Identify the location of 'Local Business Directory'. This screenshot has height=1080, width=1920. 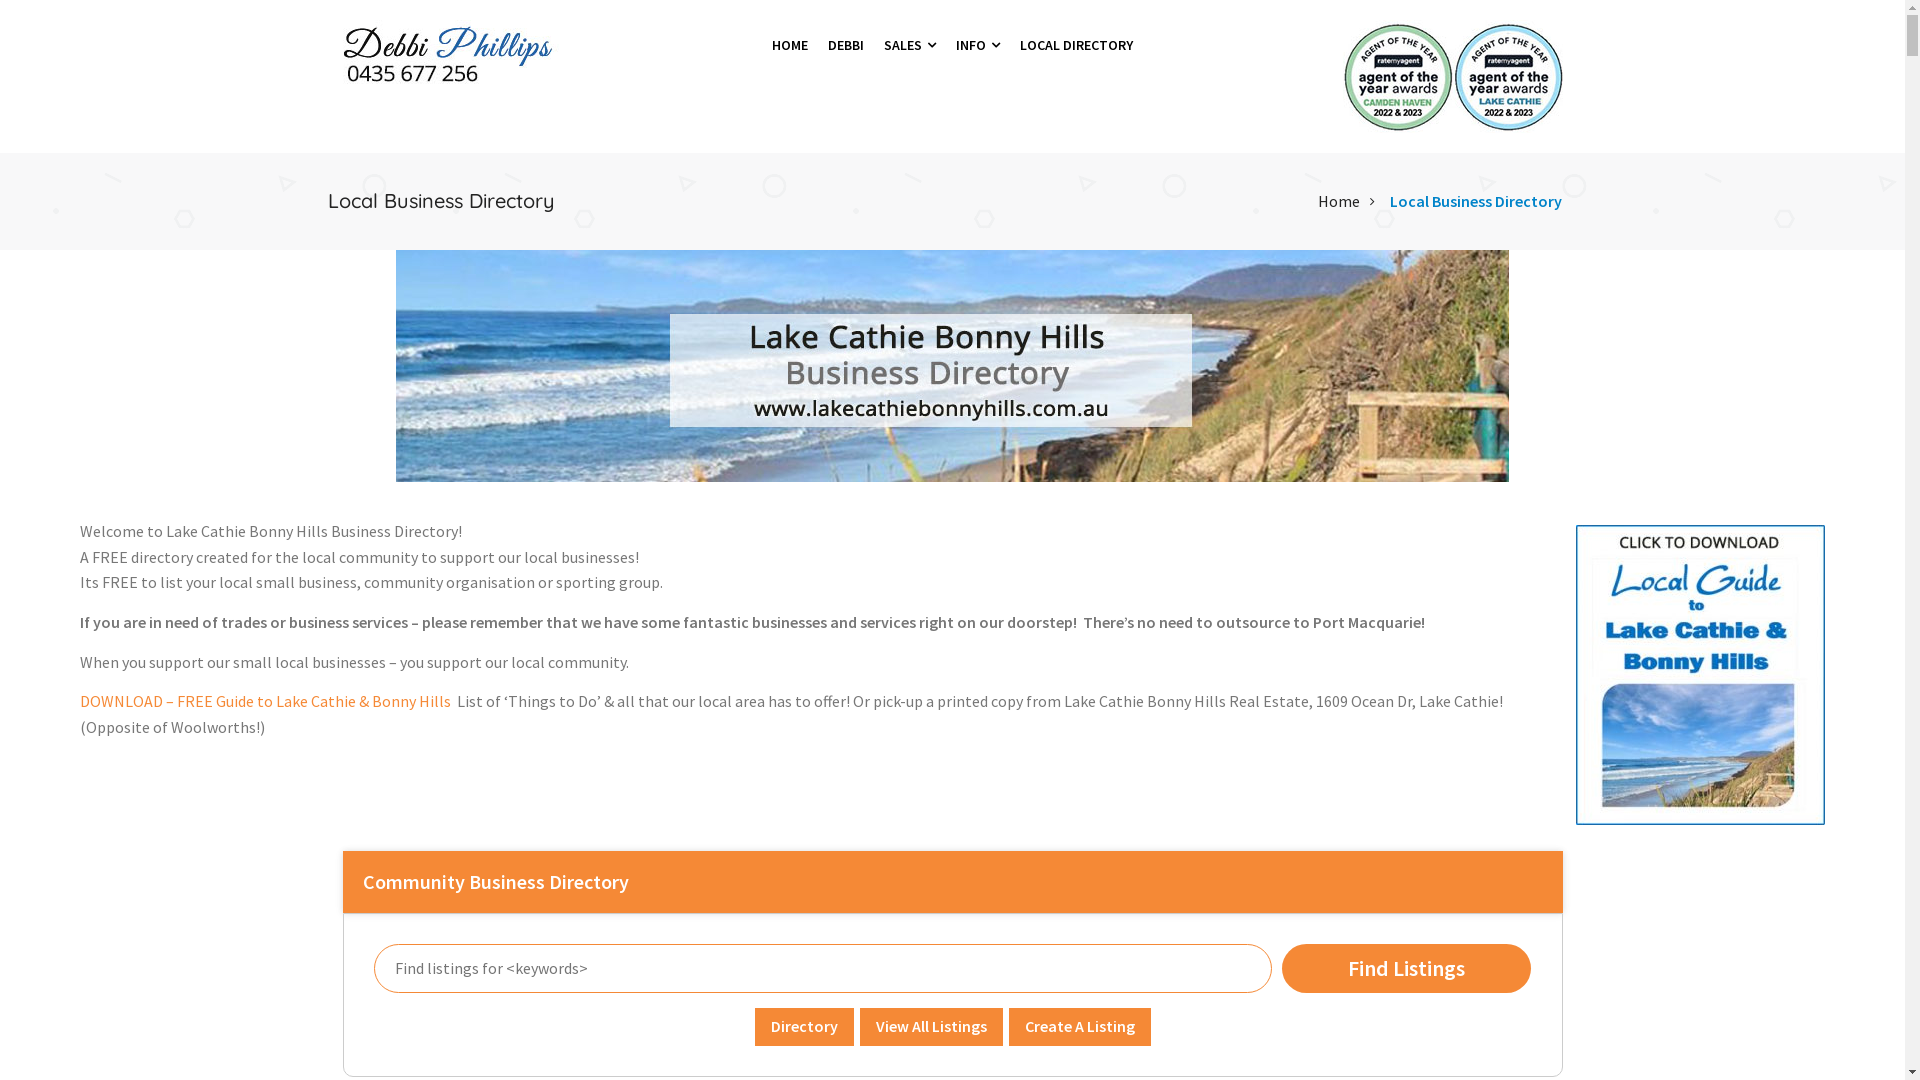
(1476, 201).